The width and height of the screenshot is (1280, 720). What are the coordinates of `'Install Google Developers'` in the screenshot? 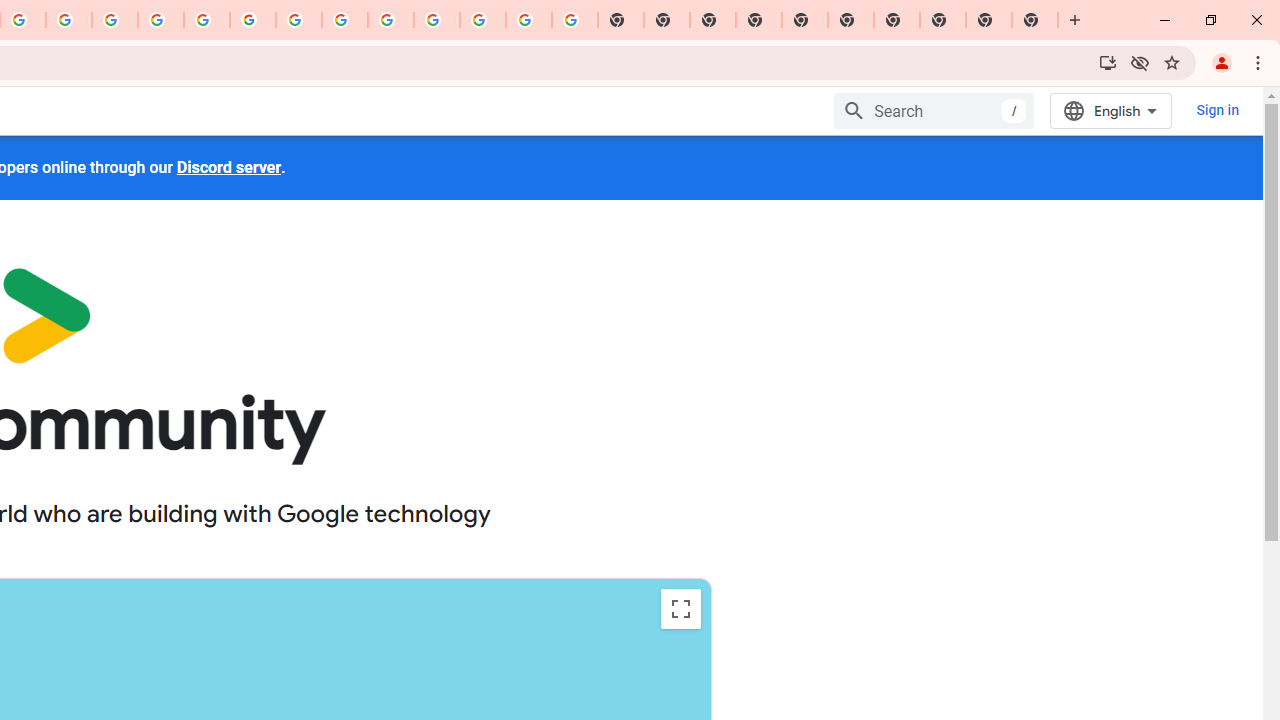 It's located at (1106, 61).